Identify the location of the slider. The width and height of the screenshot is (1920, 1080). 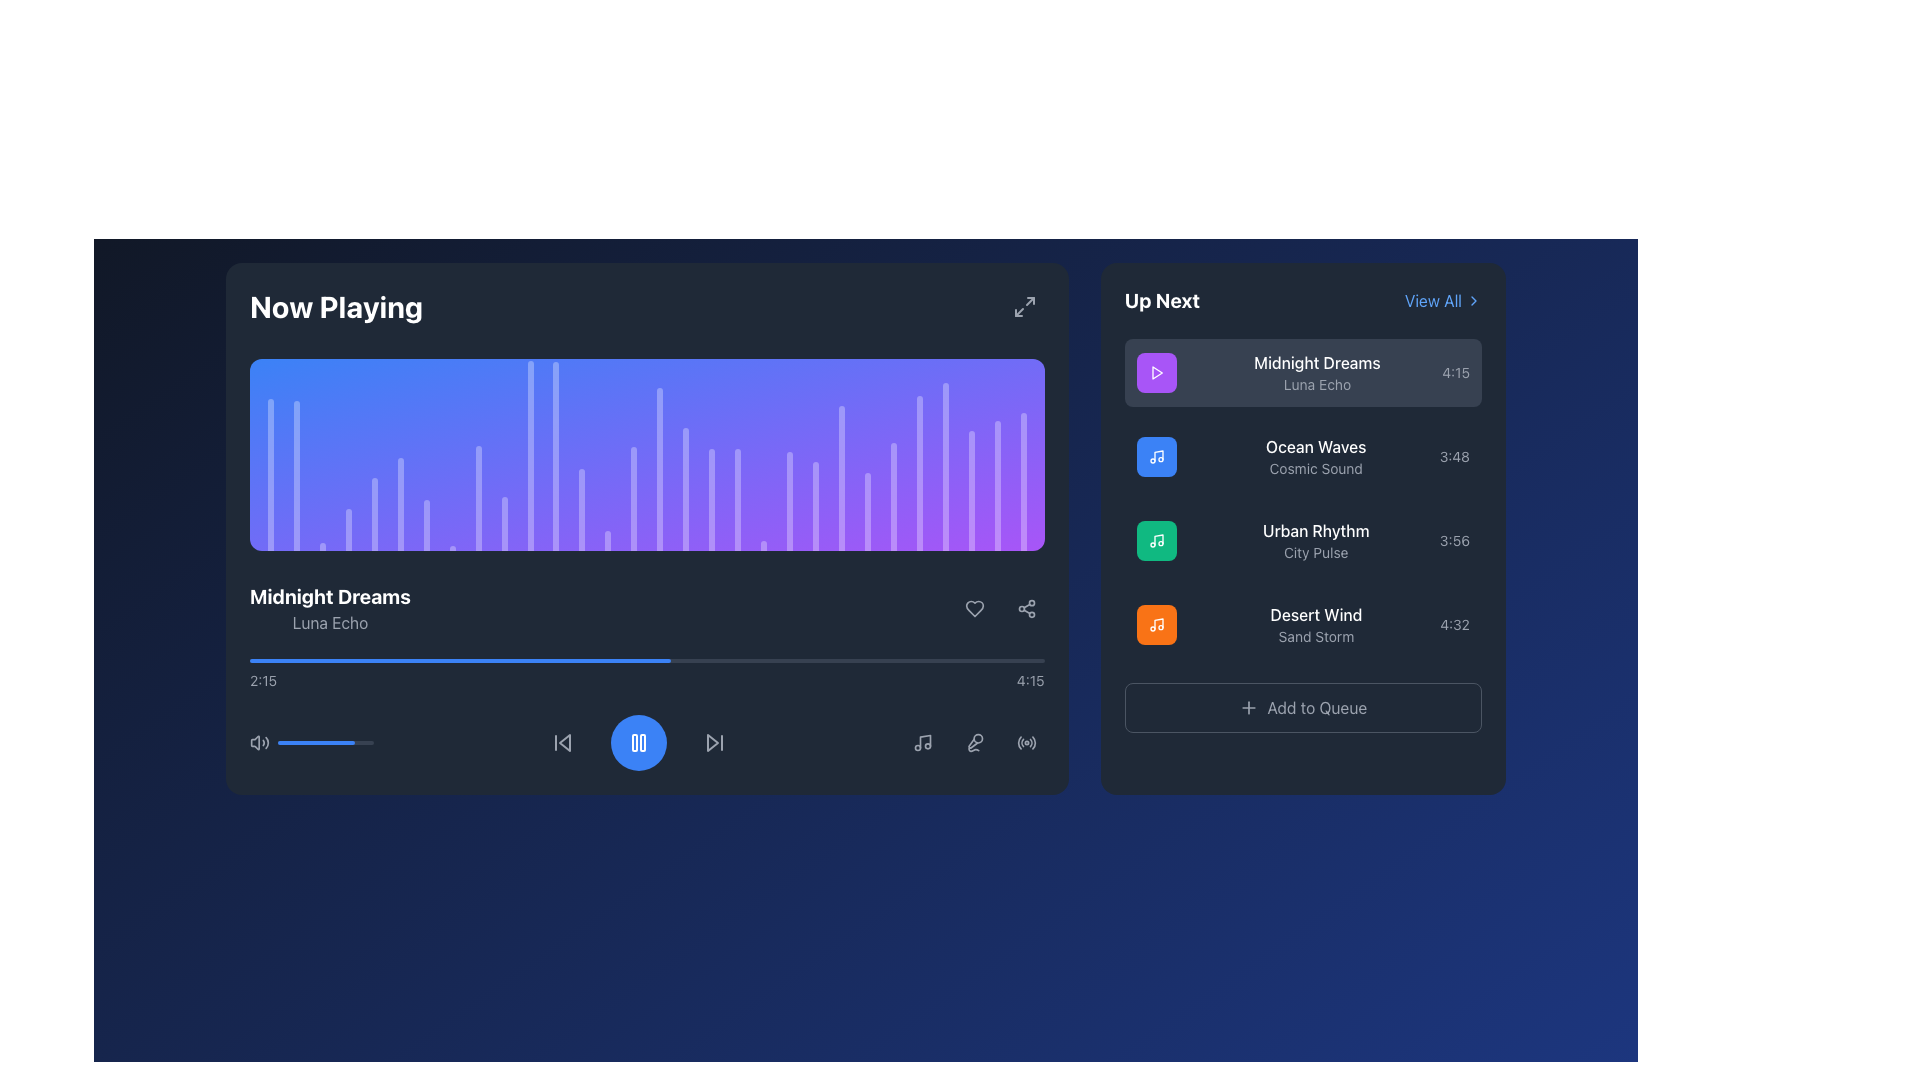
(329, 743).